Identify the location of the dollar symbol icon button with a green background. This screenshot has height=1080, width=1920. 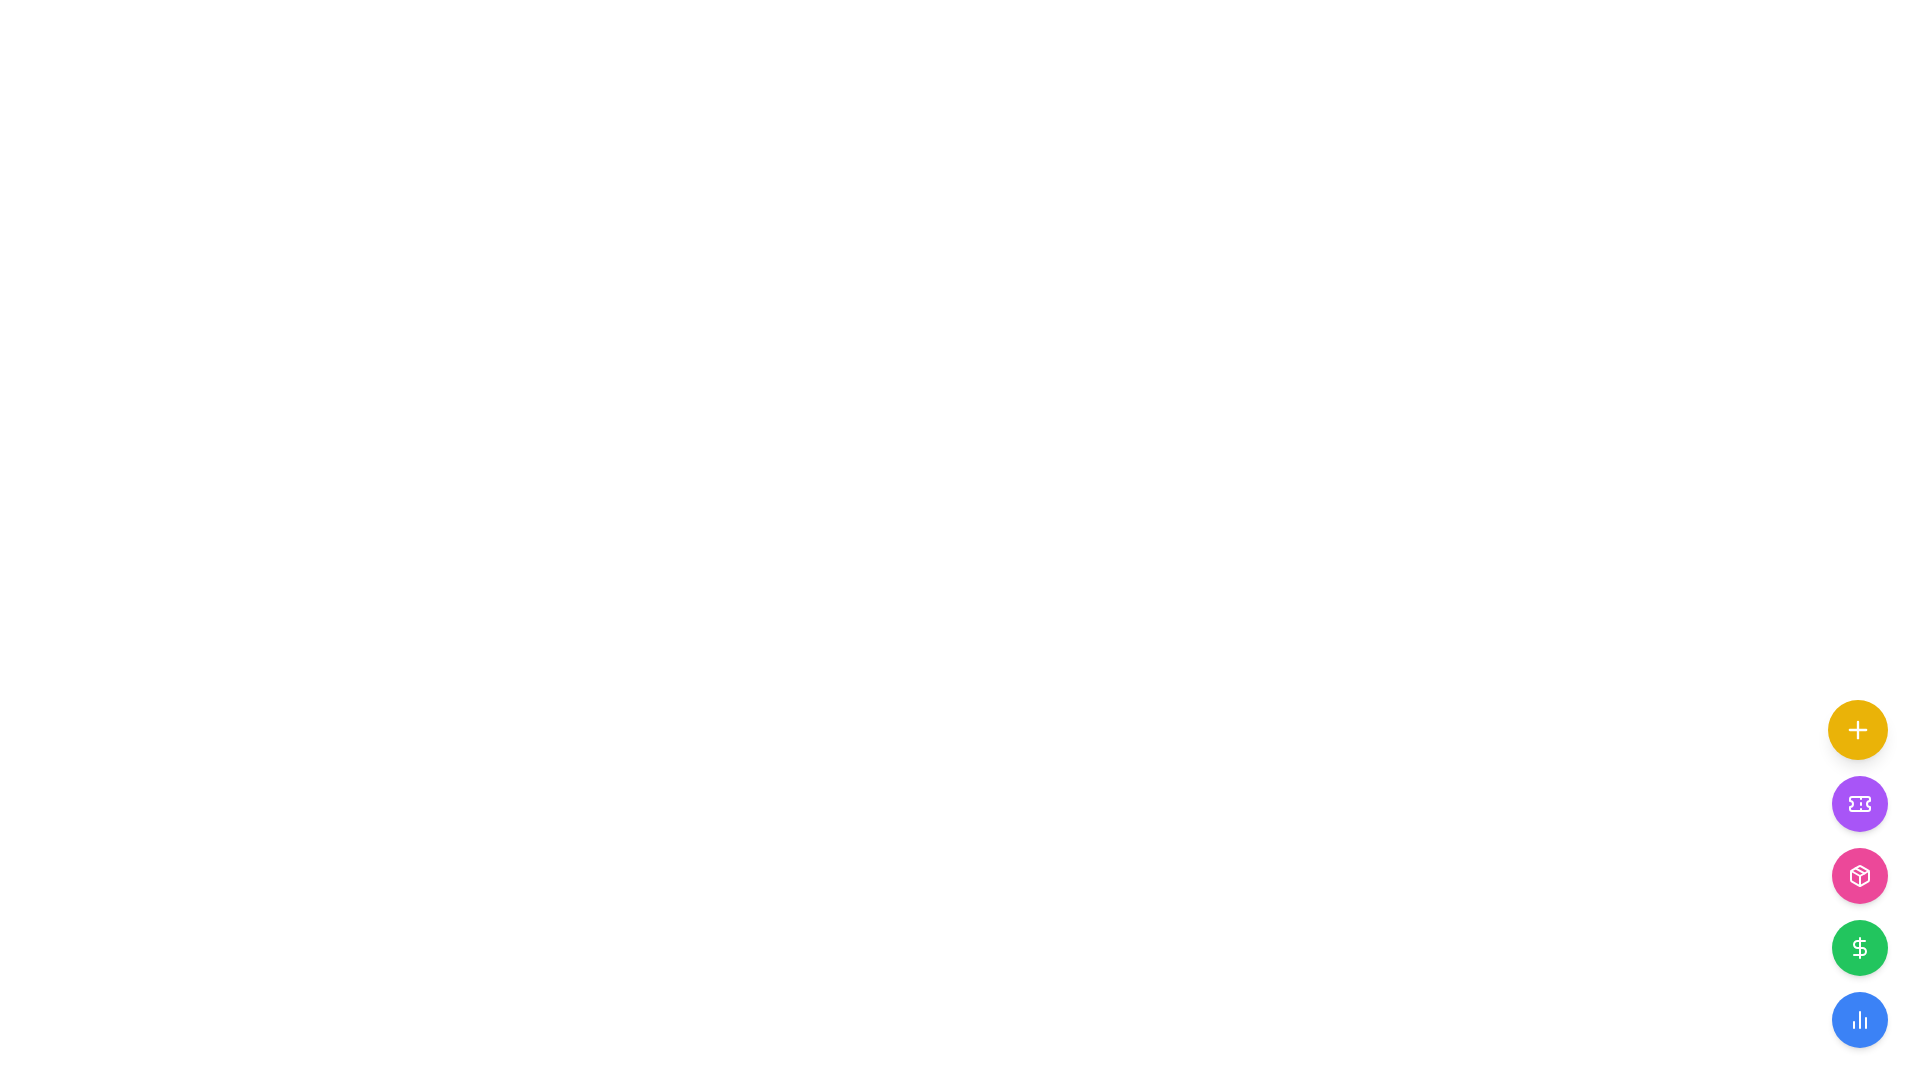
(1859, 947).